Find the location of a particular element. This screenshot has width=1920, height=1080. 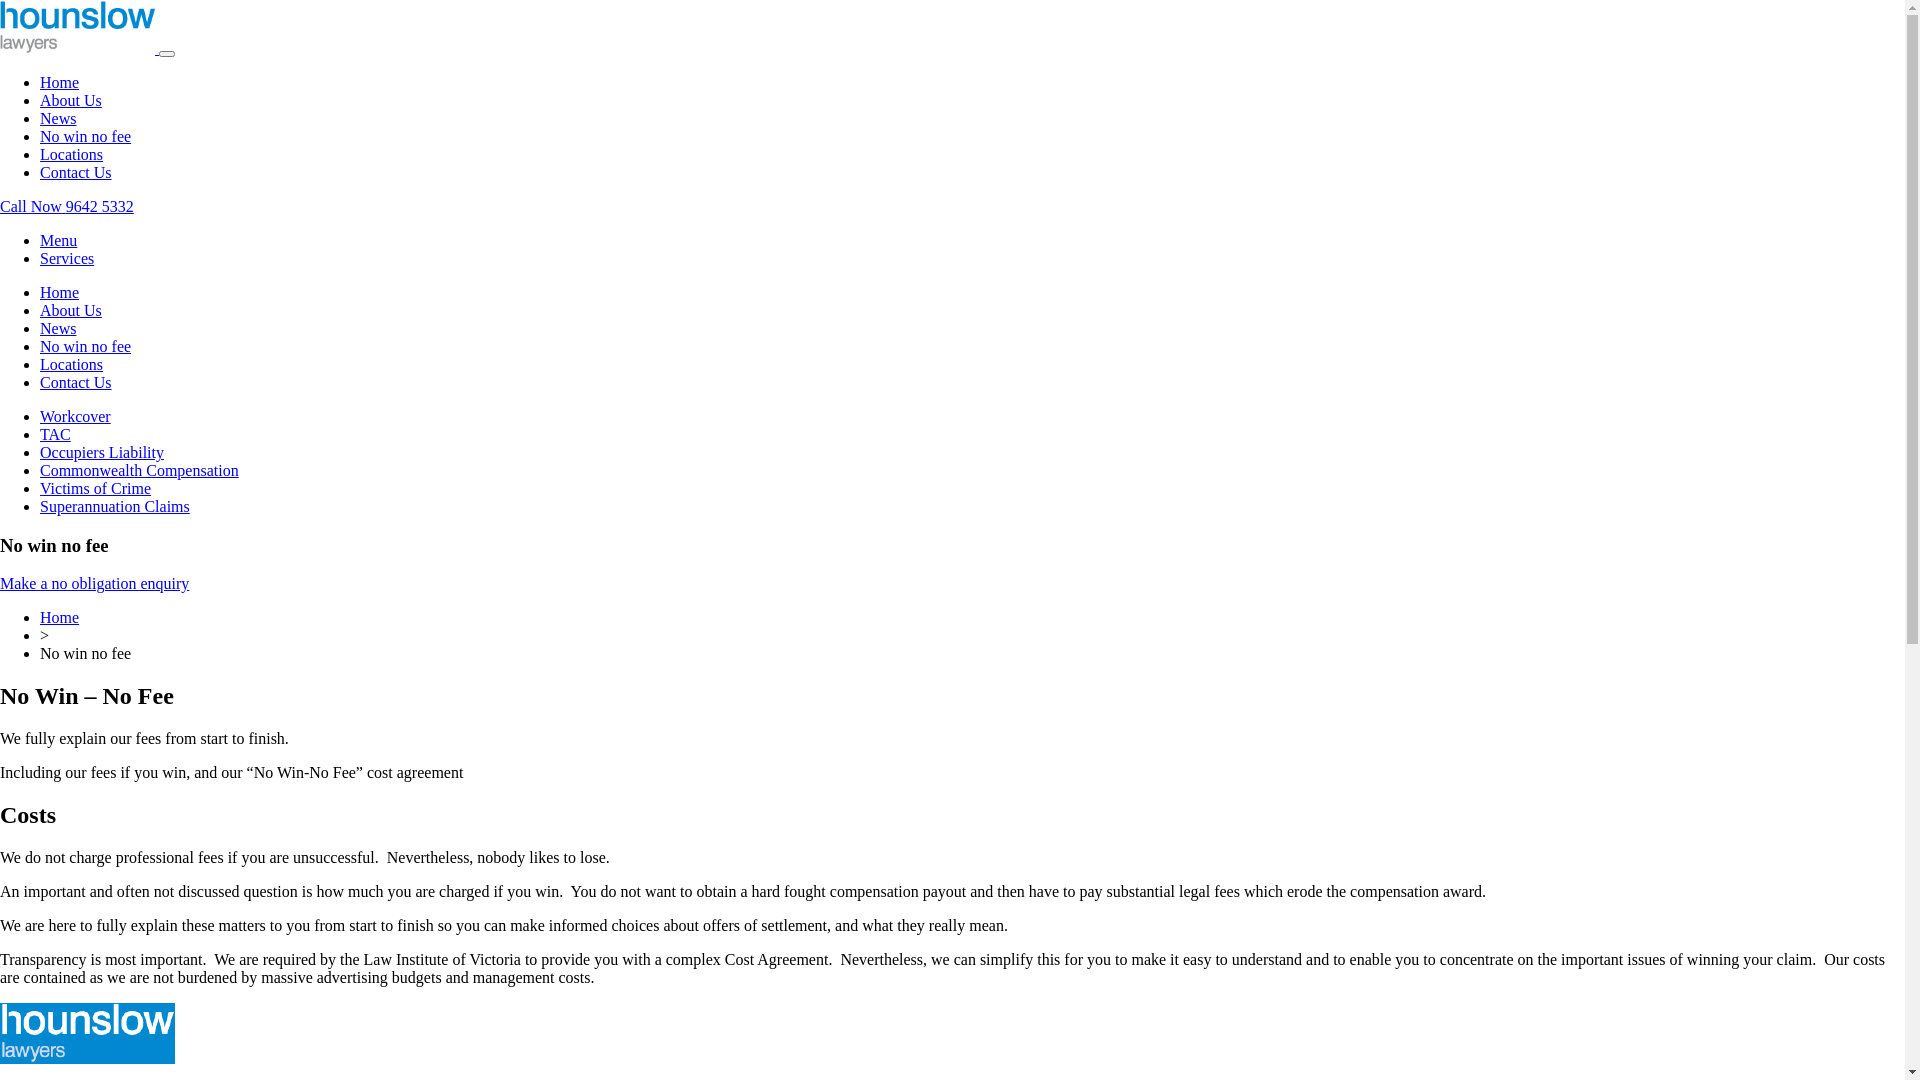

'Contact Us' is located at coordinates (76, 171).